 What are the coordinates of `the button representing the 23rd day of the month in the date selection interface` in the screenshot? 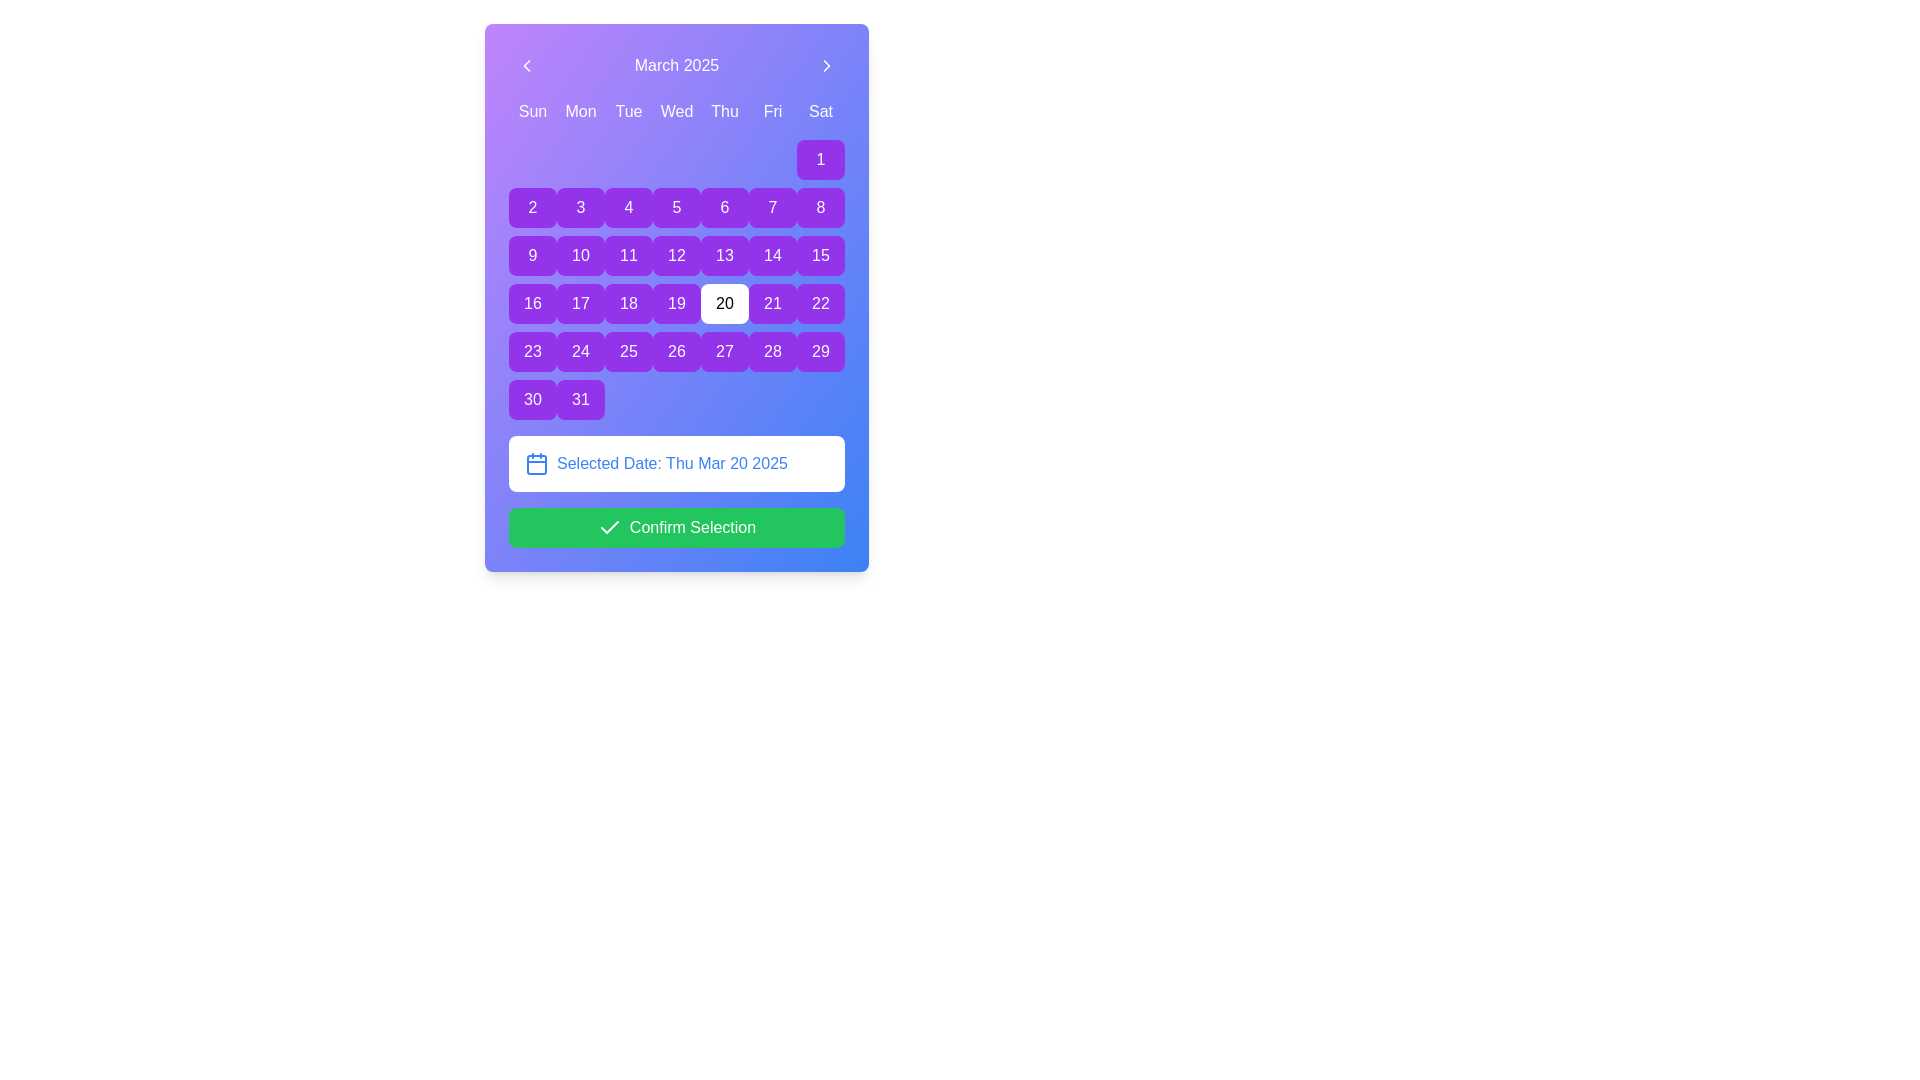 It's located at (532, 350).